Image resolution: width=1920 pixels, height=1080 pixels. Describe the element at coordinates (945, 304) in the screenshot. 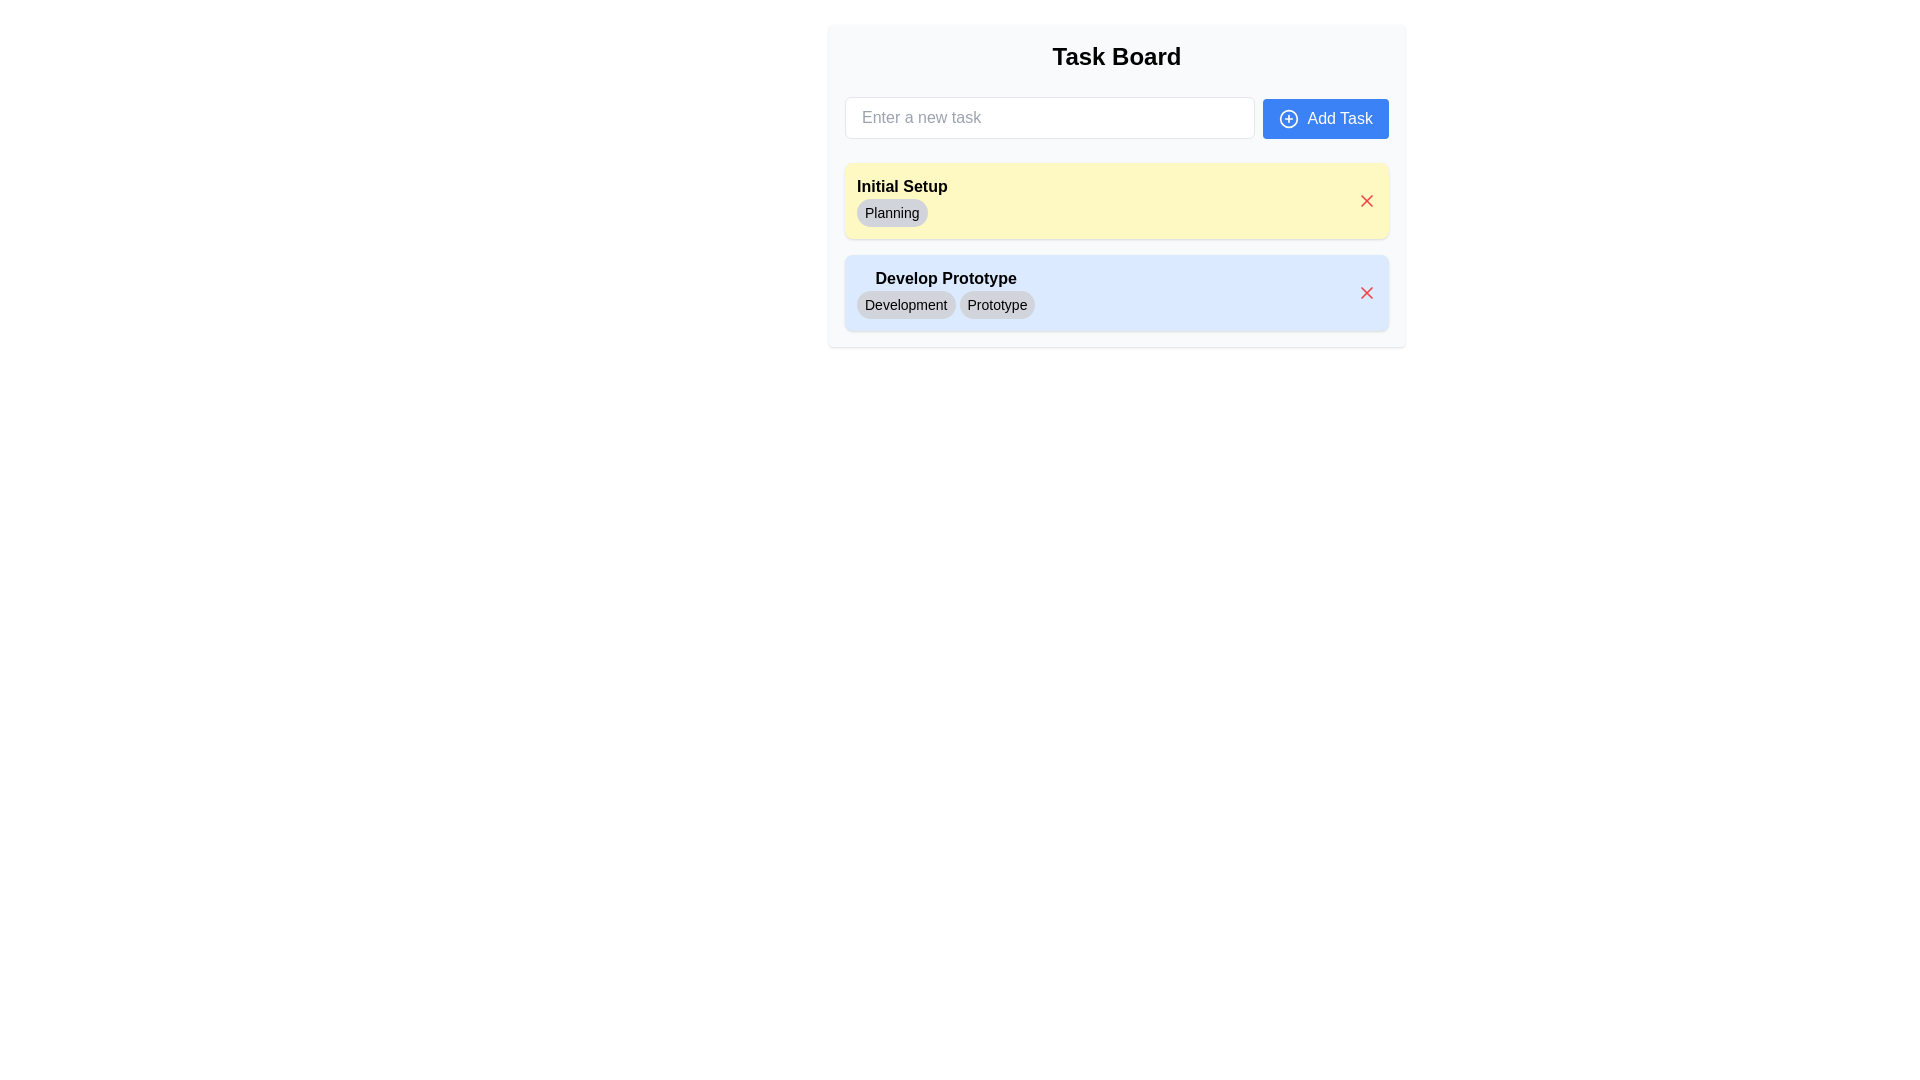

I see `the 'Development' and 'Prototype' tag group located` at that location.